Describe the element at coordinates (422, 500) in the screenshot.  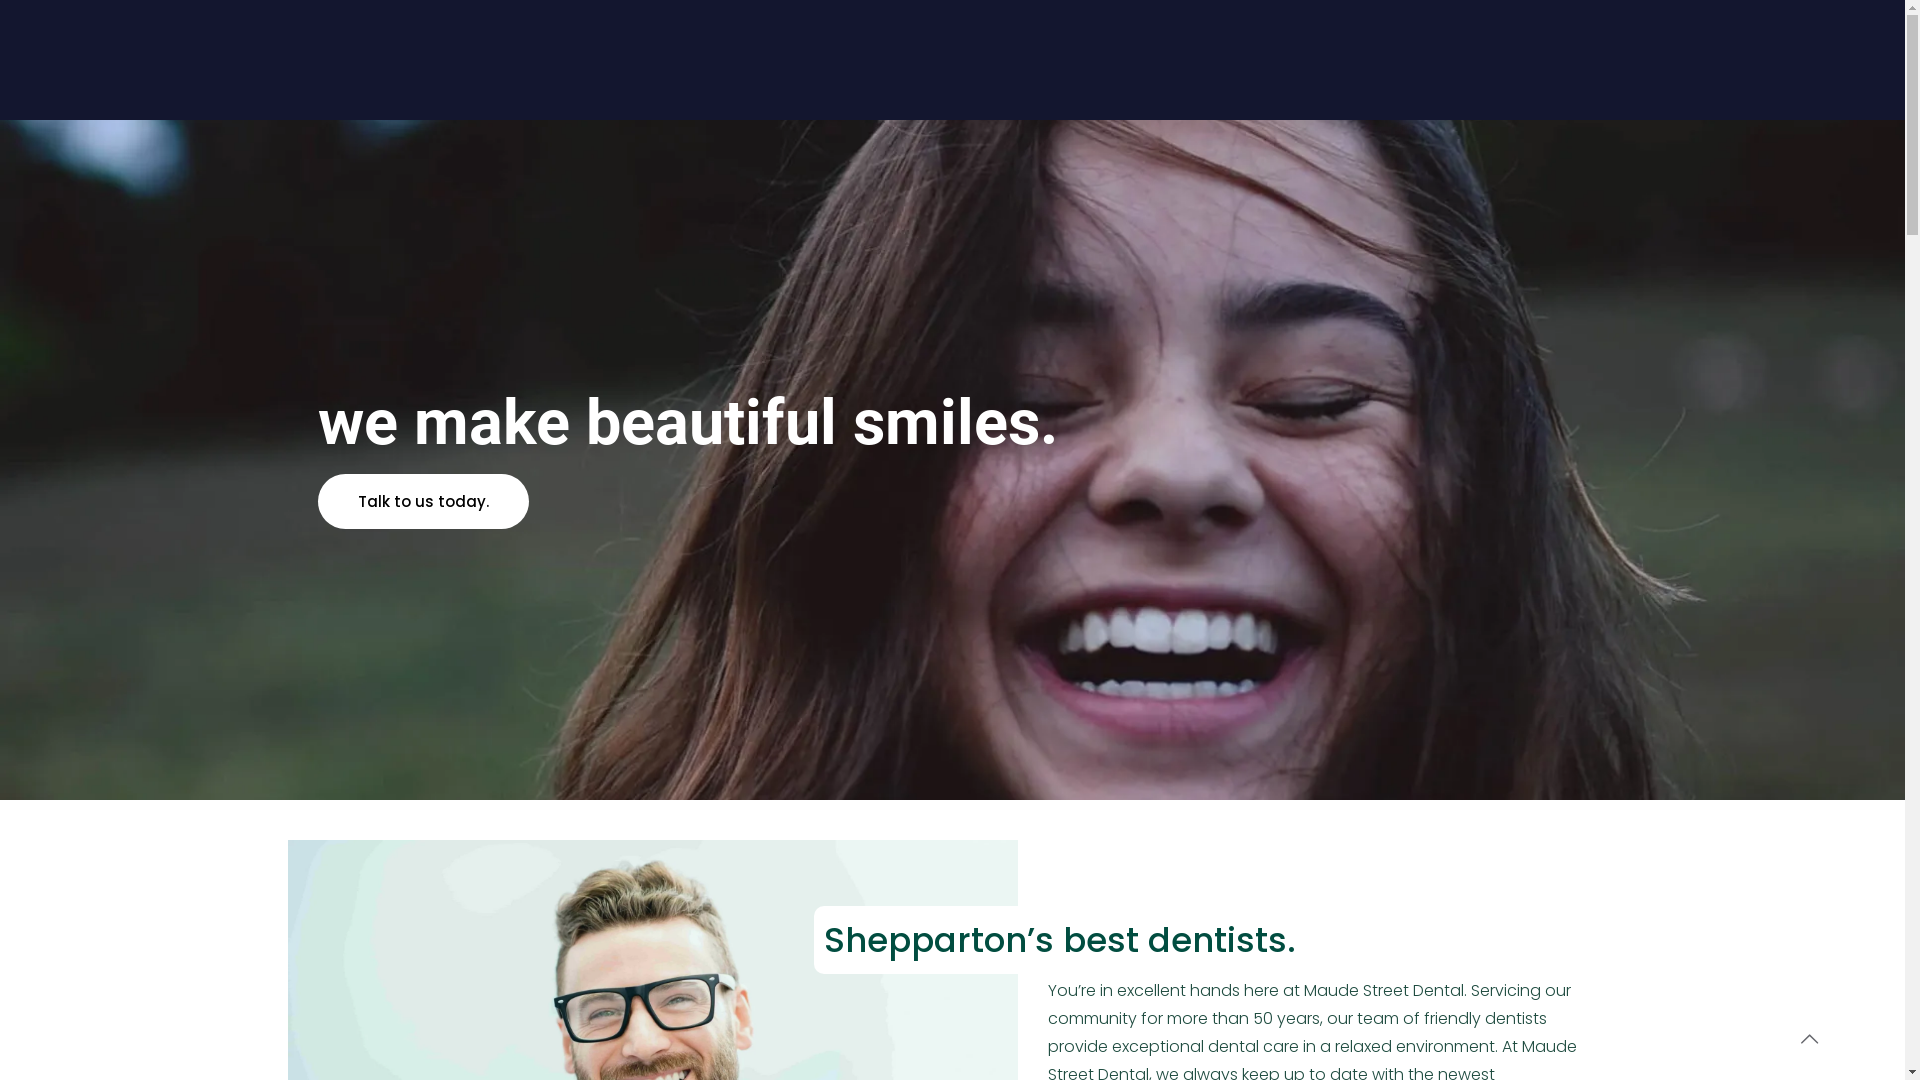
I see `'Talk to us today.'` at that location.